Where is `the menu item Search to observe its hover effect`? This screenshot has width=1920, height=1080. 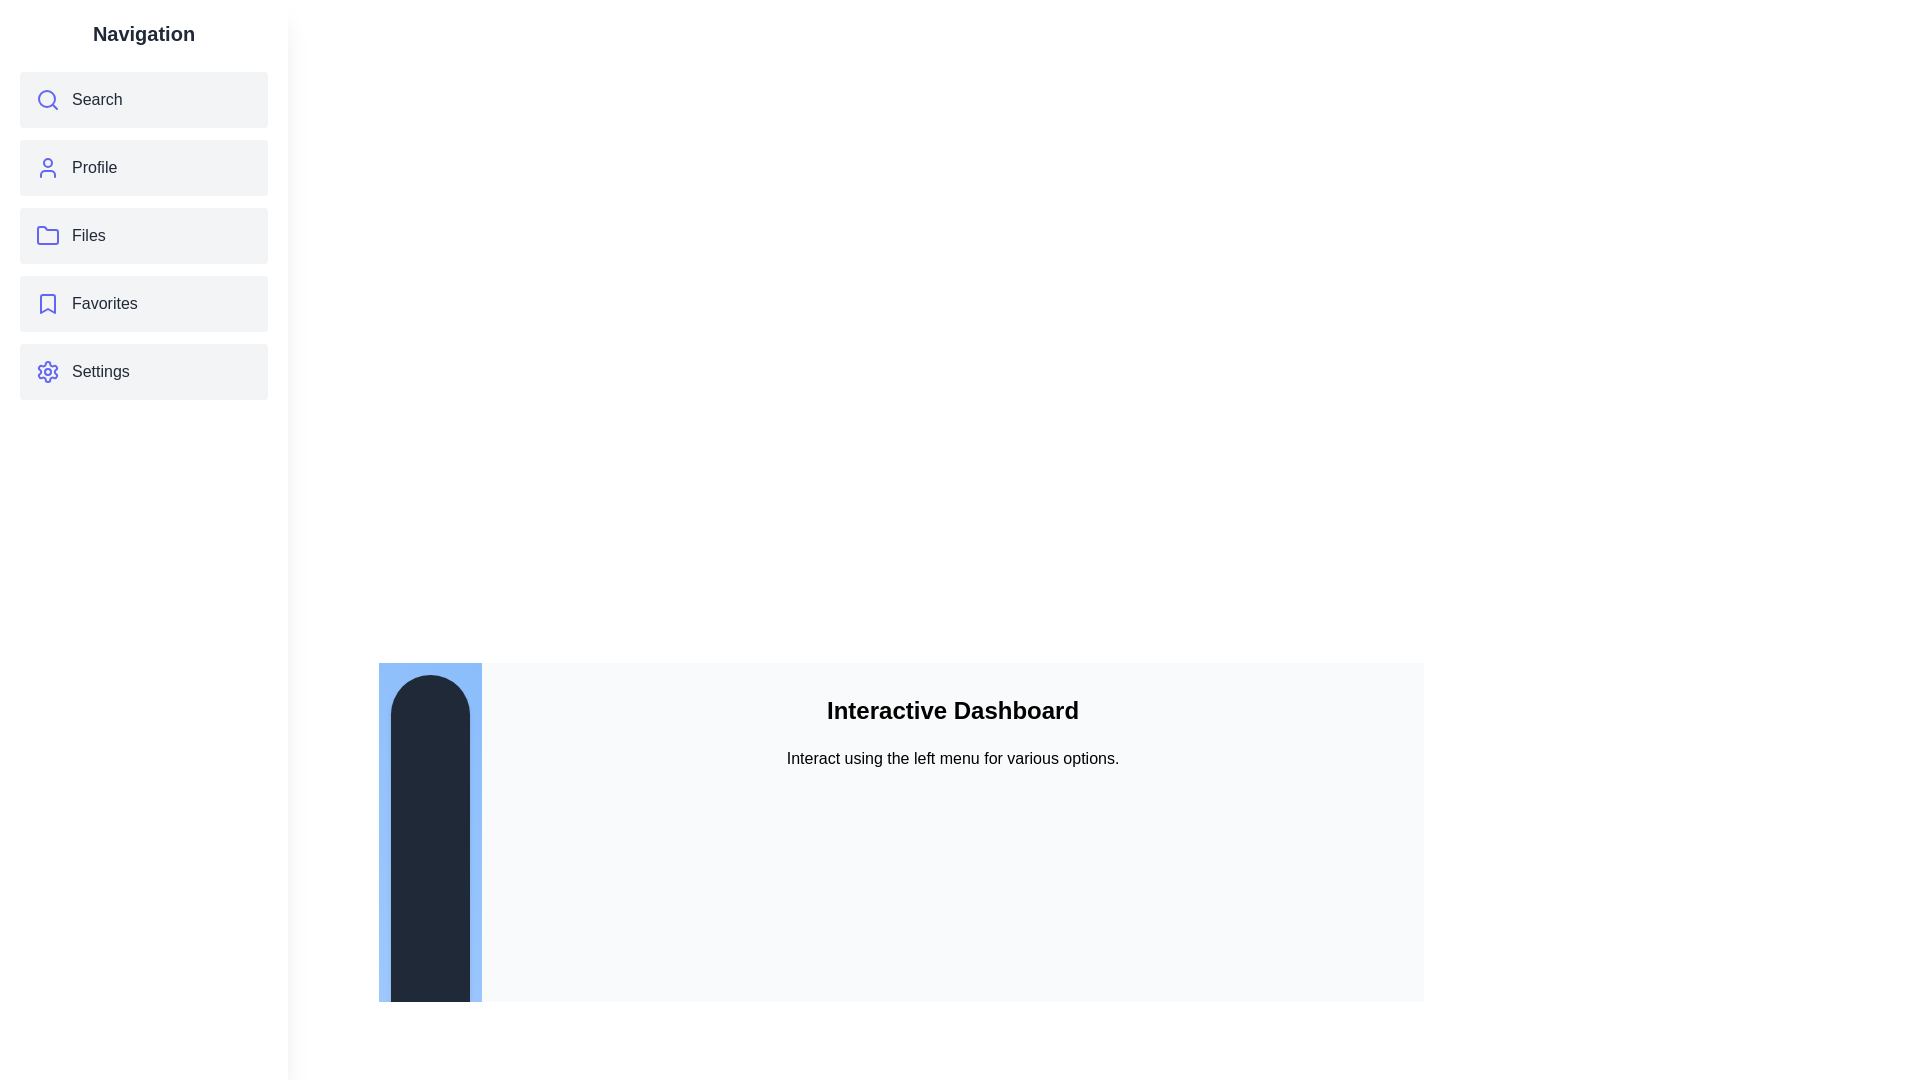 the menu item Search to observe its hover effect is located at coordinates (143, 100).